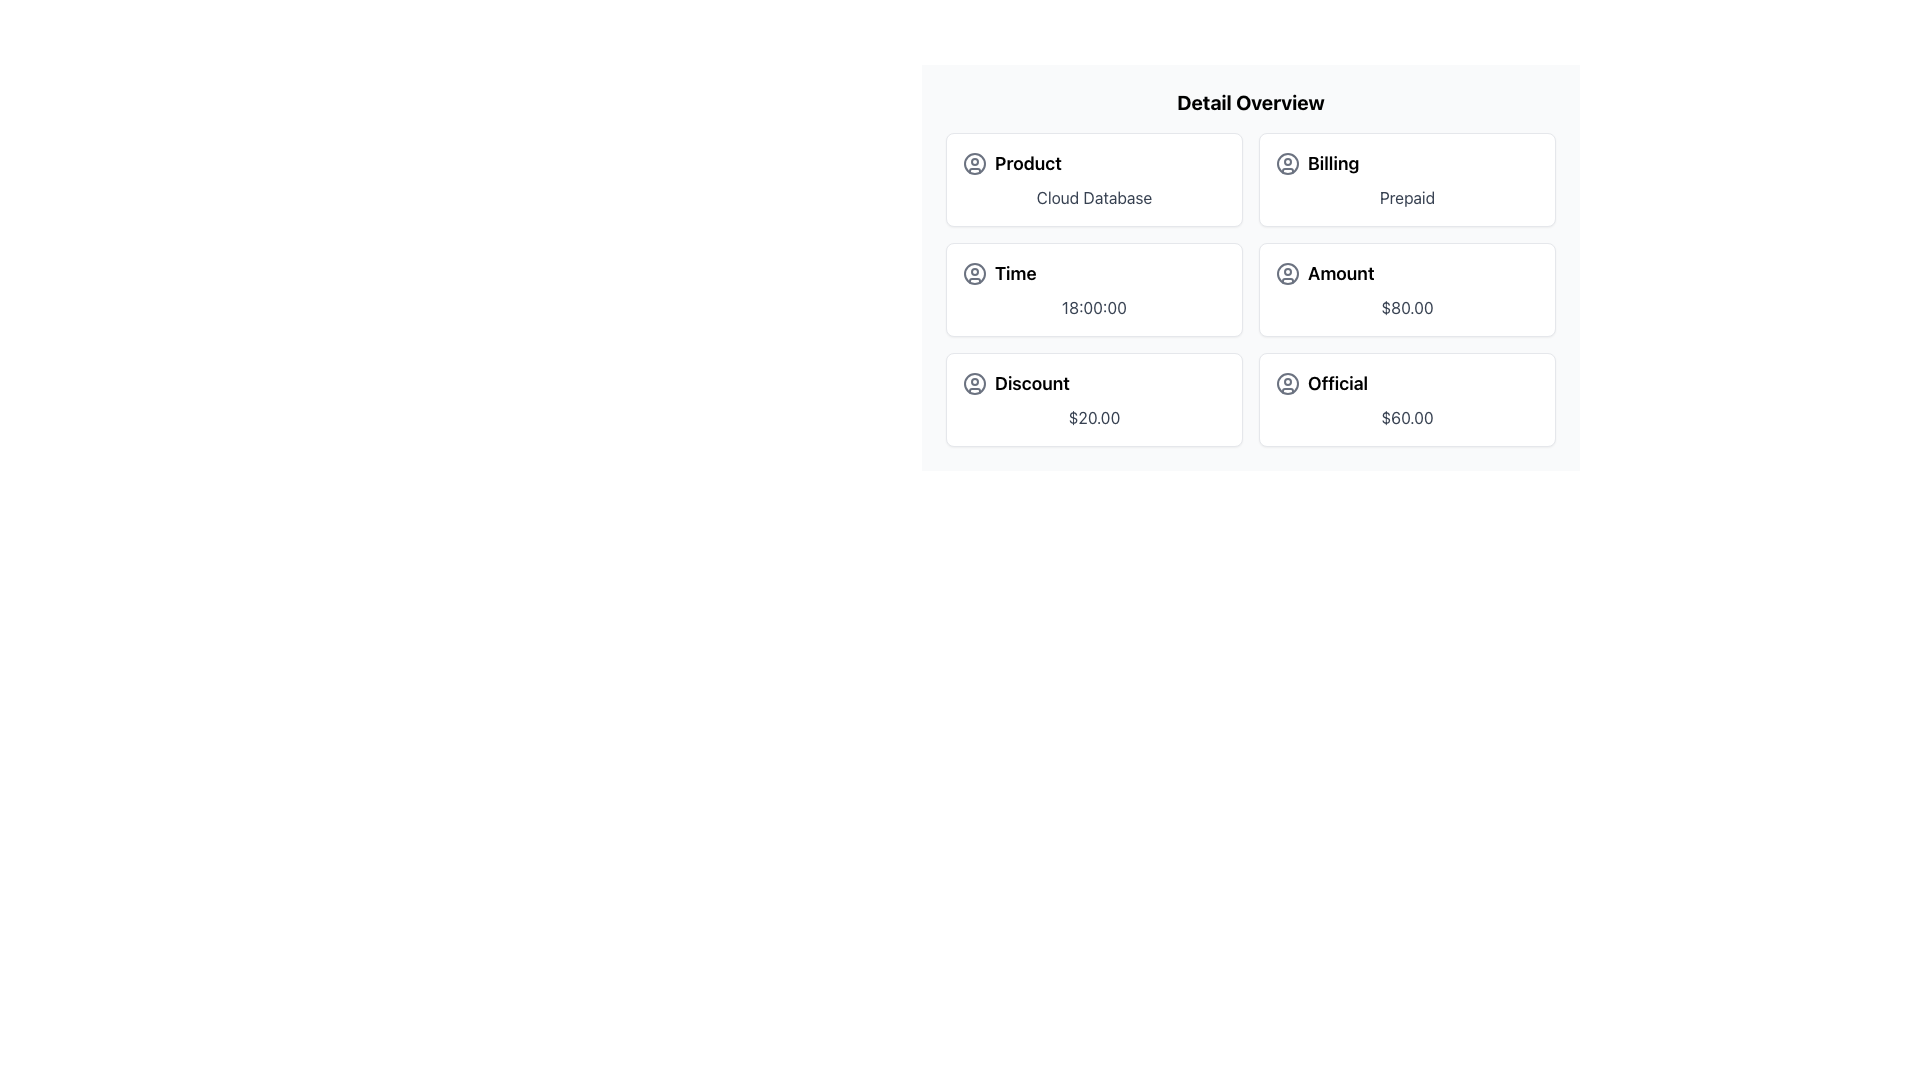 The height and width of the screenshot is (1080, 1920). What do you see at coordinates (1015, 273) in the screenshot?
I see `the 'Time' label, which is a bold text label clearly visible against a white background, located in the second box of a two-column grid layout, to the right of a user profile icon` at bounding box center [1015, 273].